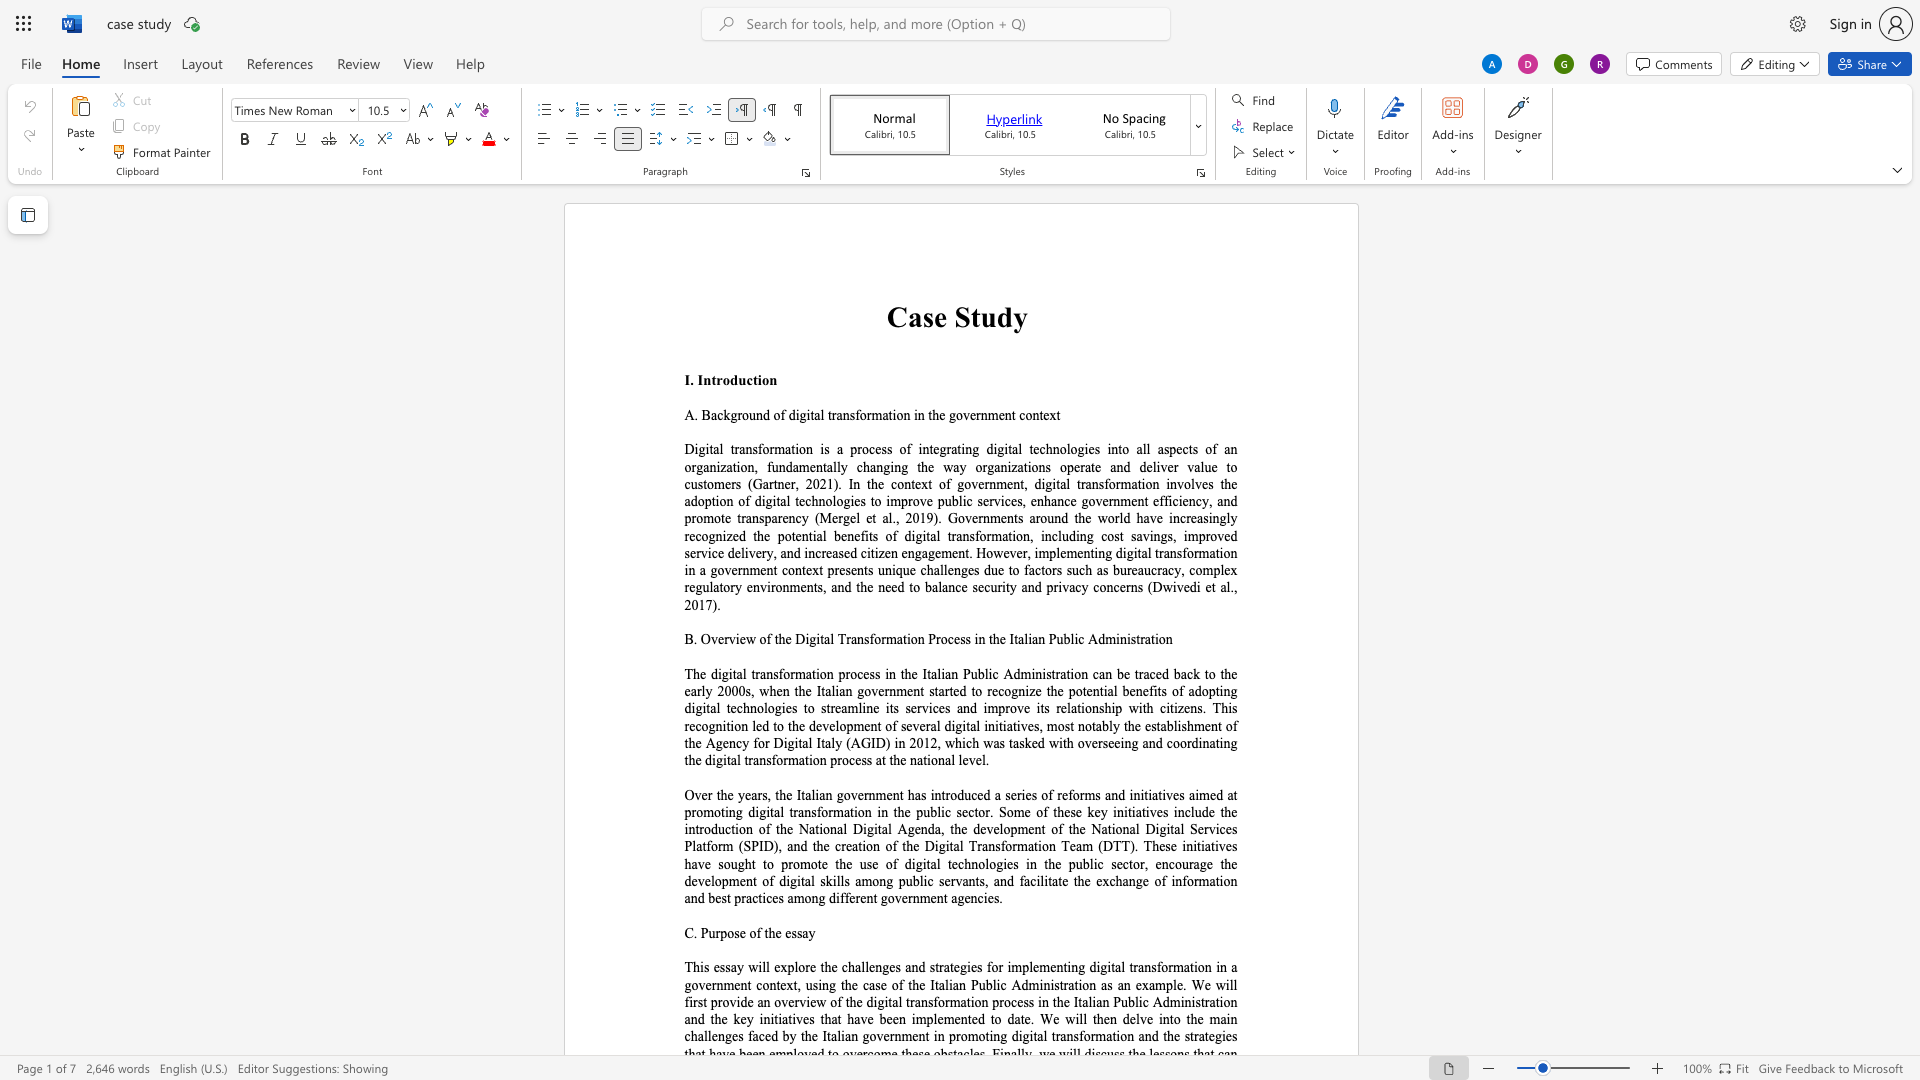  I want to click on the space between the continuous character "r" and "p" in the text, so click(720, 933).